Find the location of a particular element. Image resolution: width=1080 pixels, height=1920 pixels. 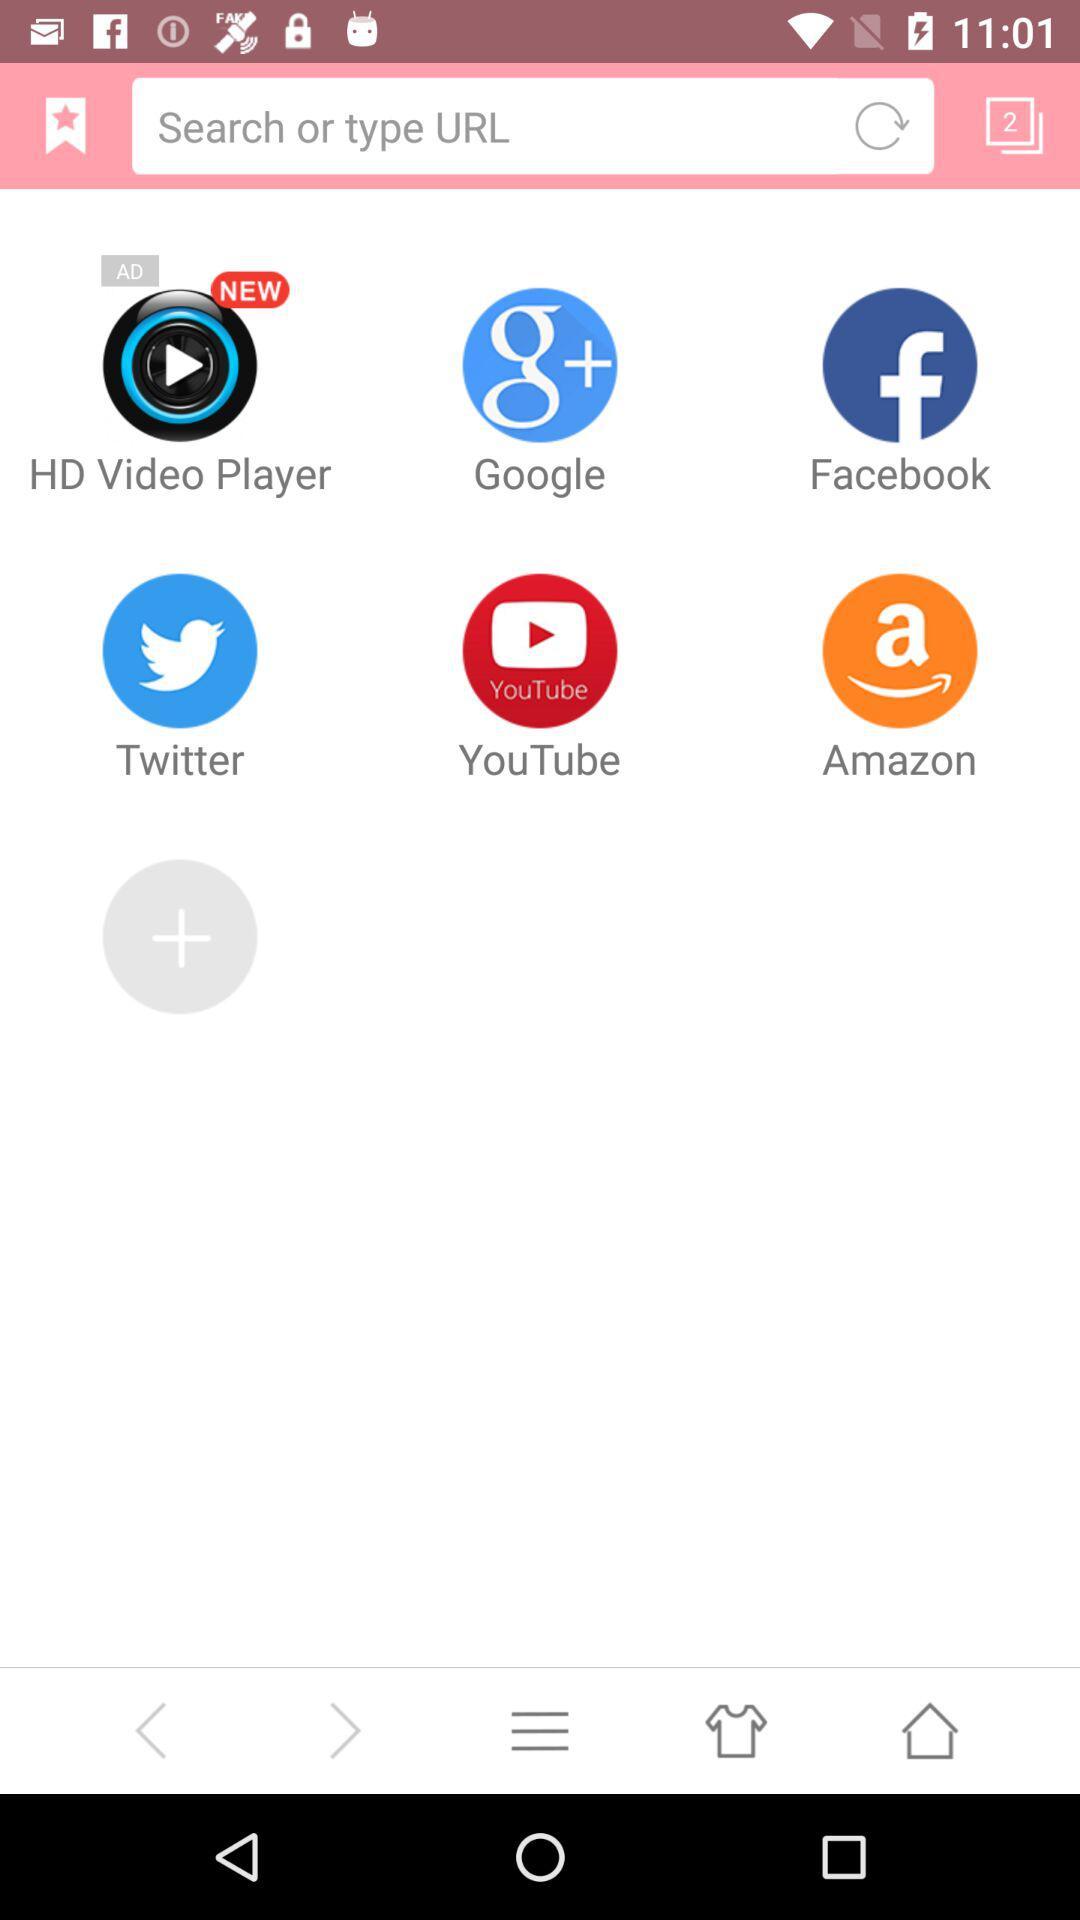

the group icon is located at coordinates (735, 1851).